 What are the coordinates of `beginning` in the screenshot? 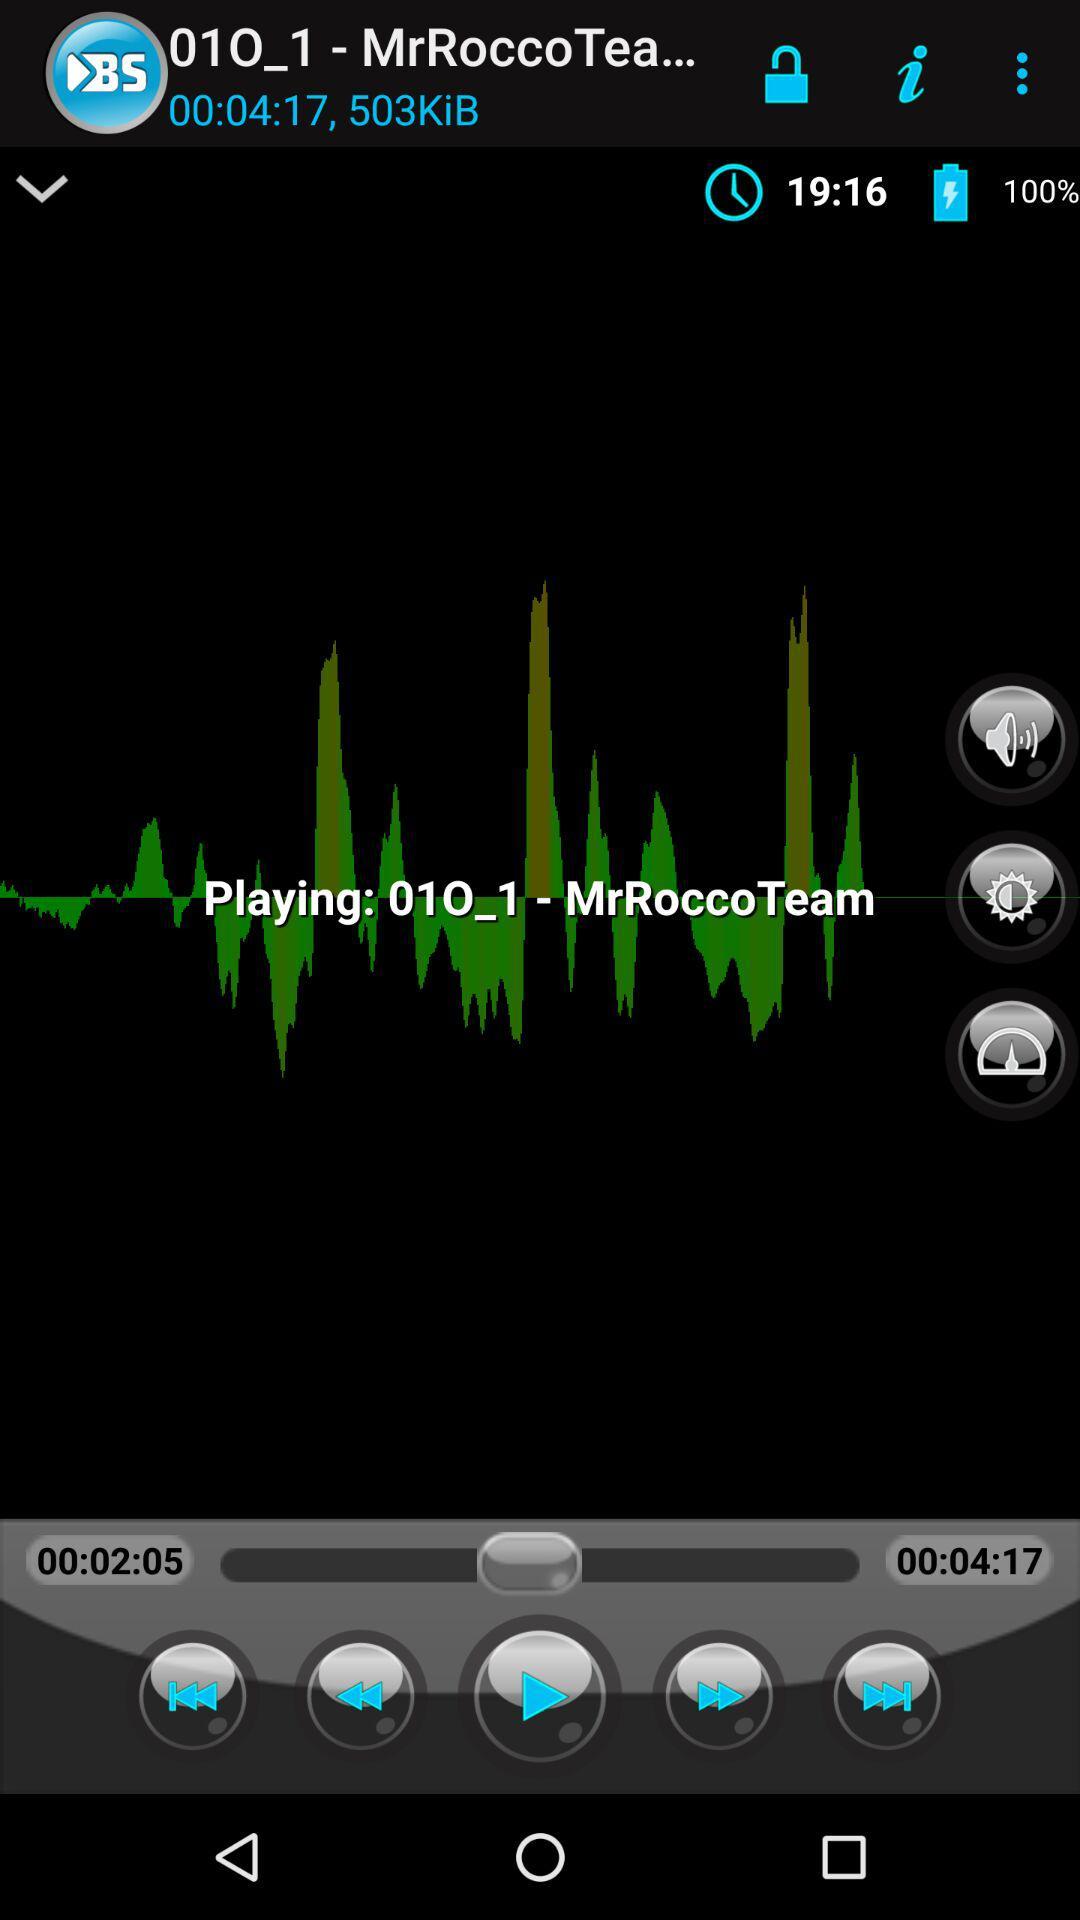 It's located at (192, 1695).